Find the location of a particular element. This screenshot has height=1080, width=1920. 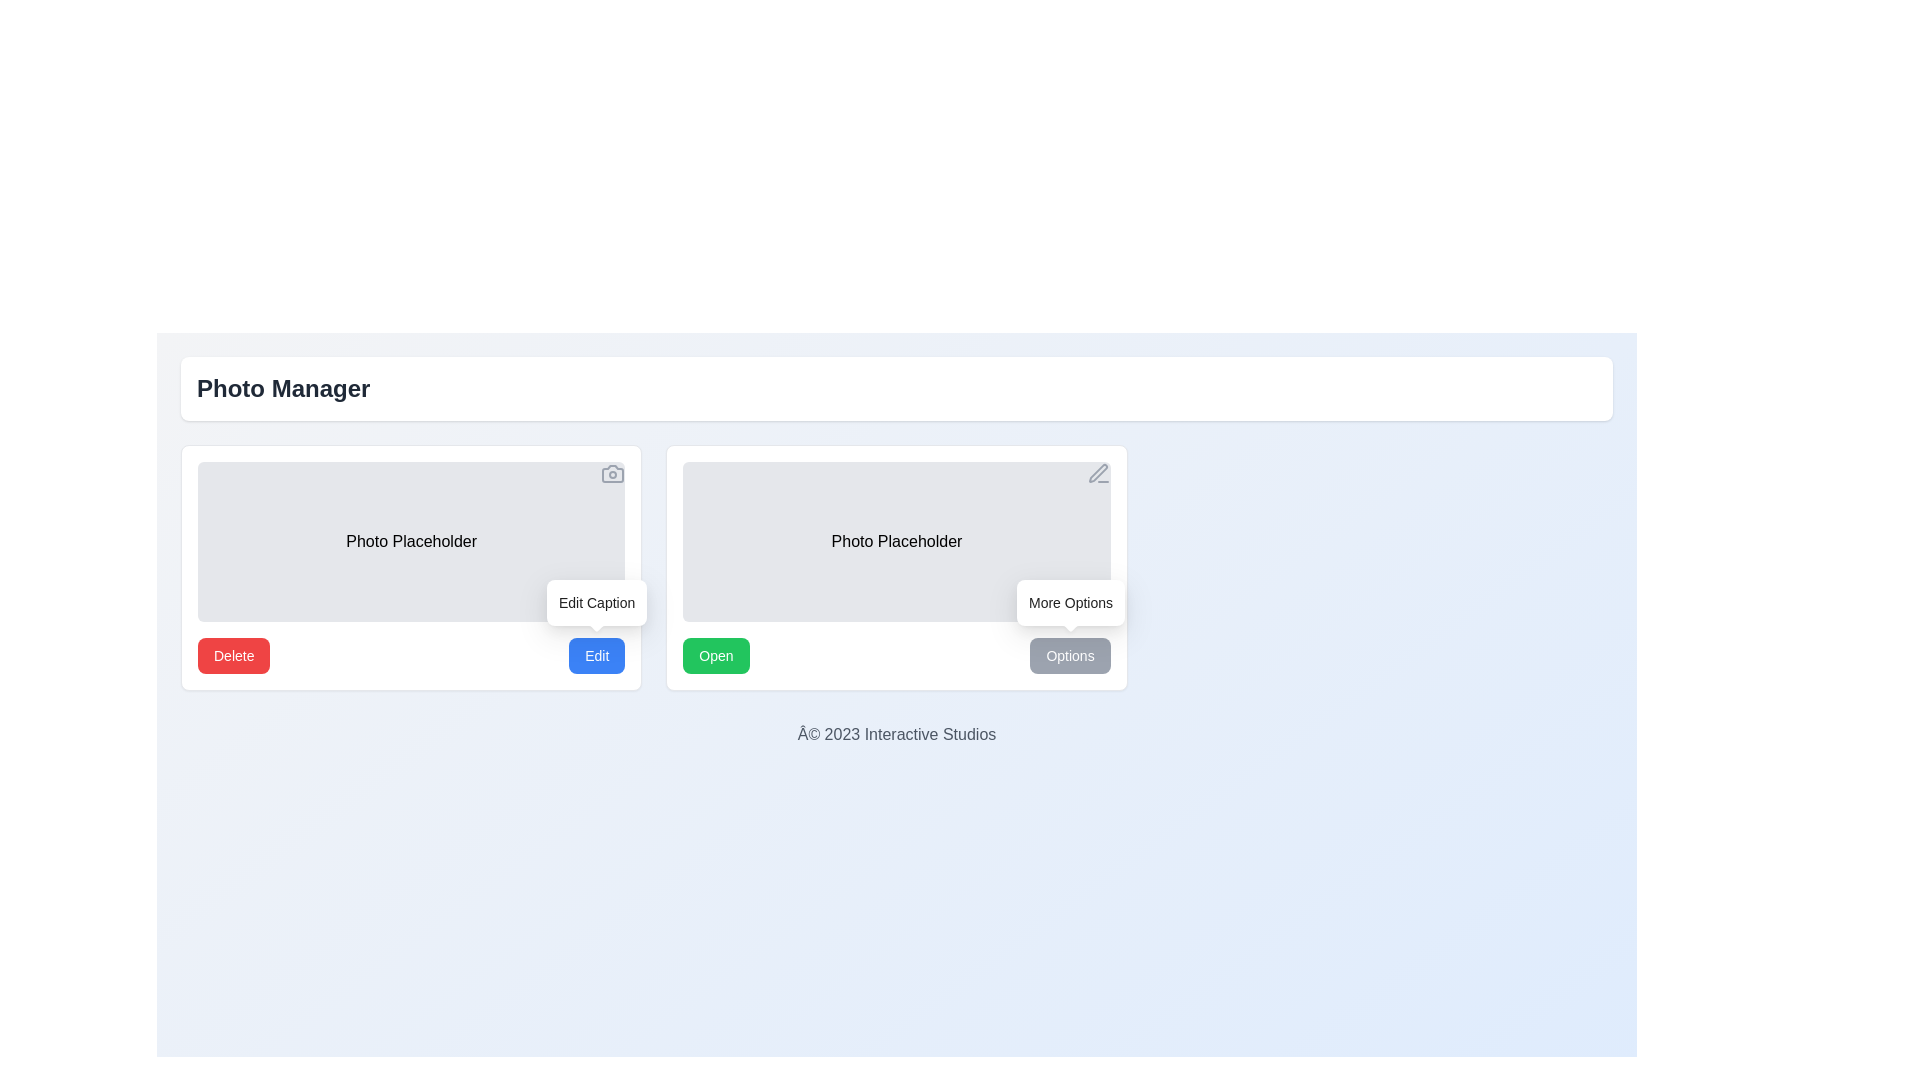

the camera icon located in the top-right corner of the first card, above the 'Photo Placeholder' text is located at coordinates (612, 474).